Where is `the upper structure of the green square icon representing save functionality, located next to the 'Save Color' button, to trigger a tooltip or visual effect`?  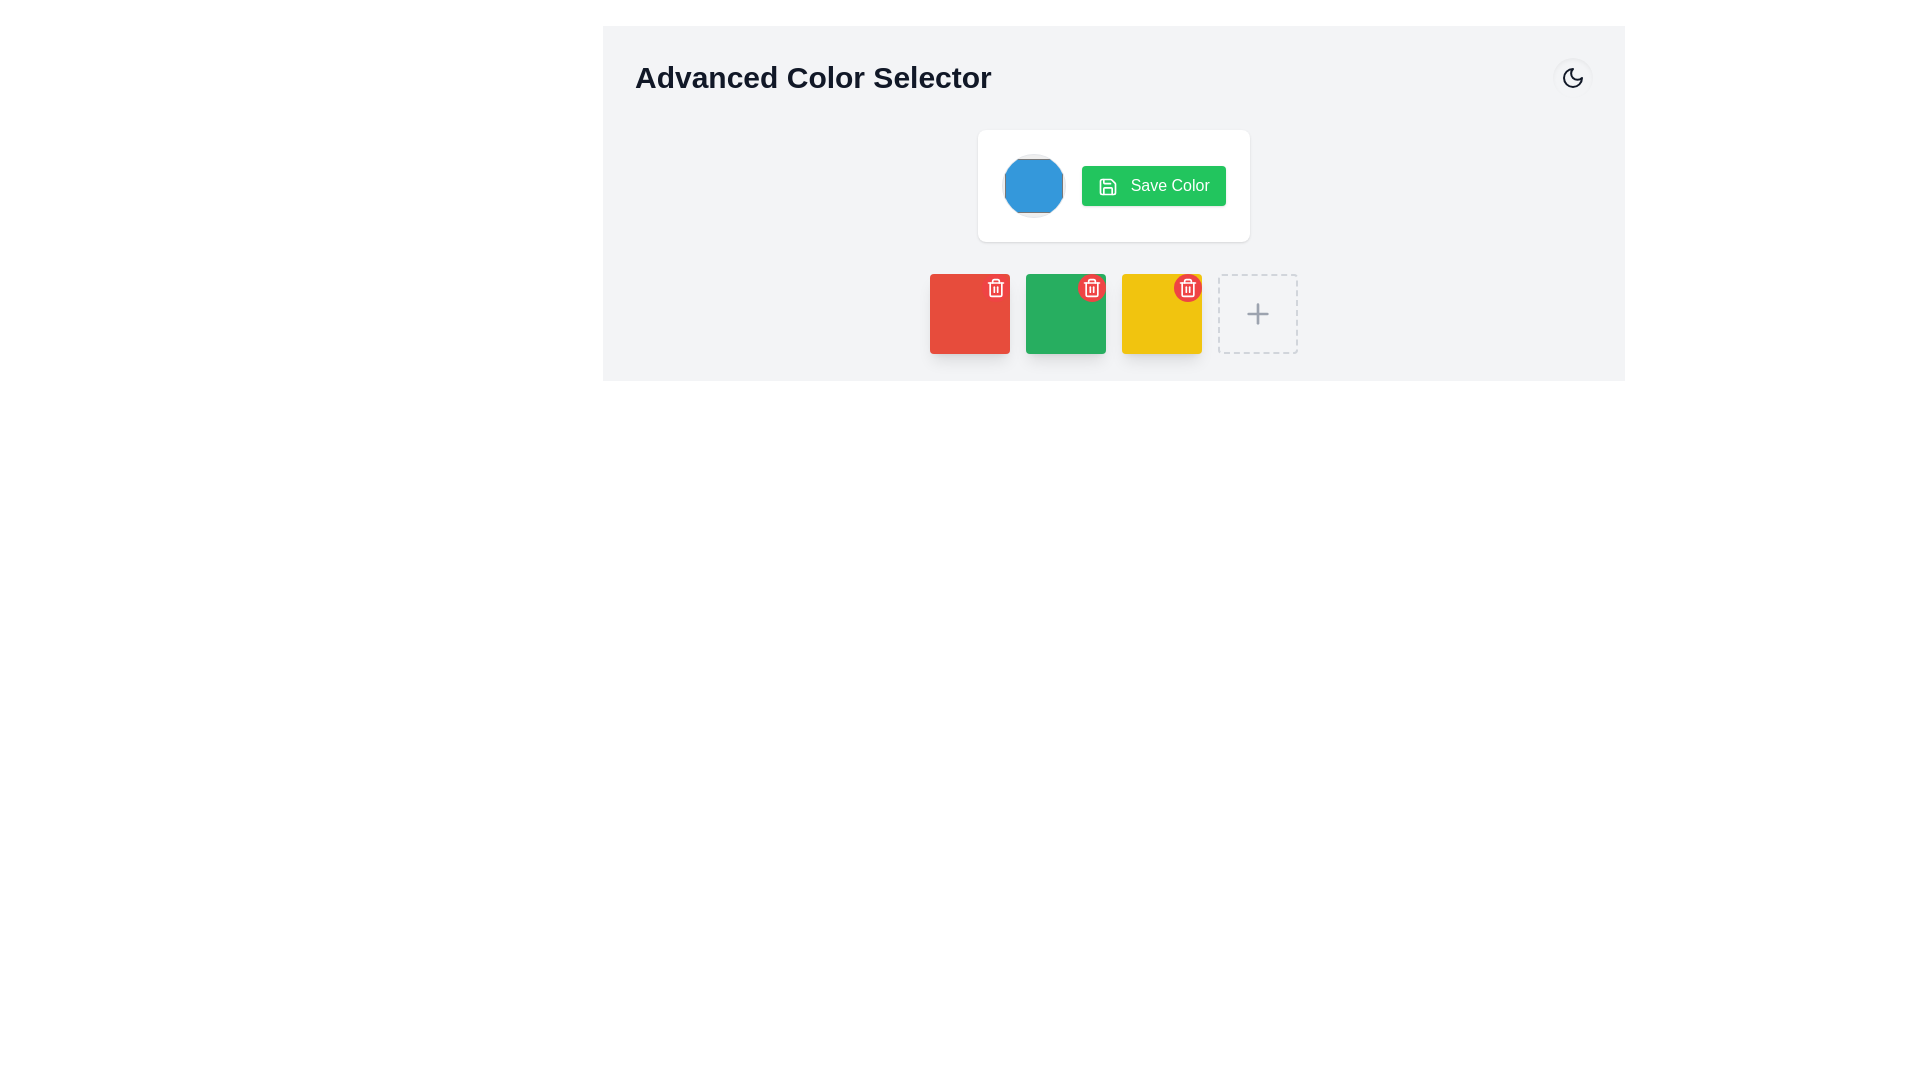
the upper structure of the green square icon representing save functionality, located next to the 'Save Color' button, to trigger a tooltip or visual effect is located at coordinates (1107, 186).